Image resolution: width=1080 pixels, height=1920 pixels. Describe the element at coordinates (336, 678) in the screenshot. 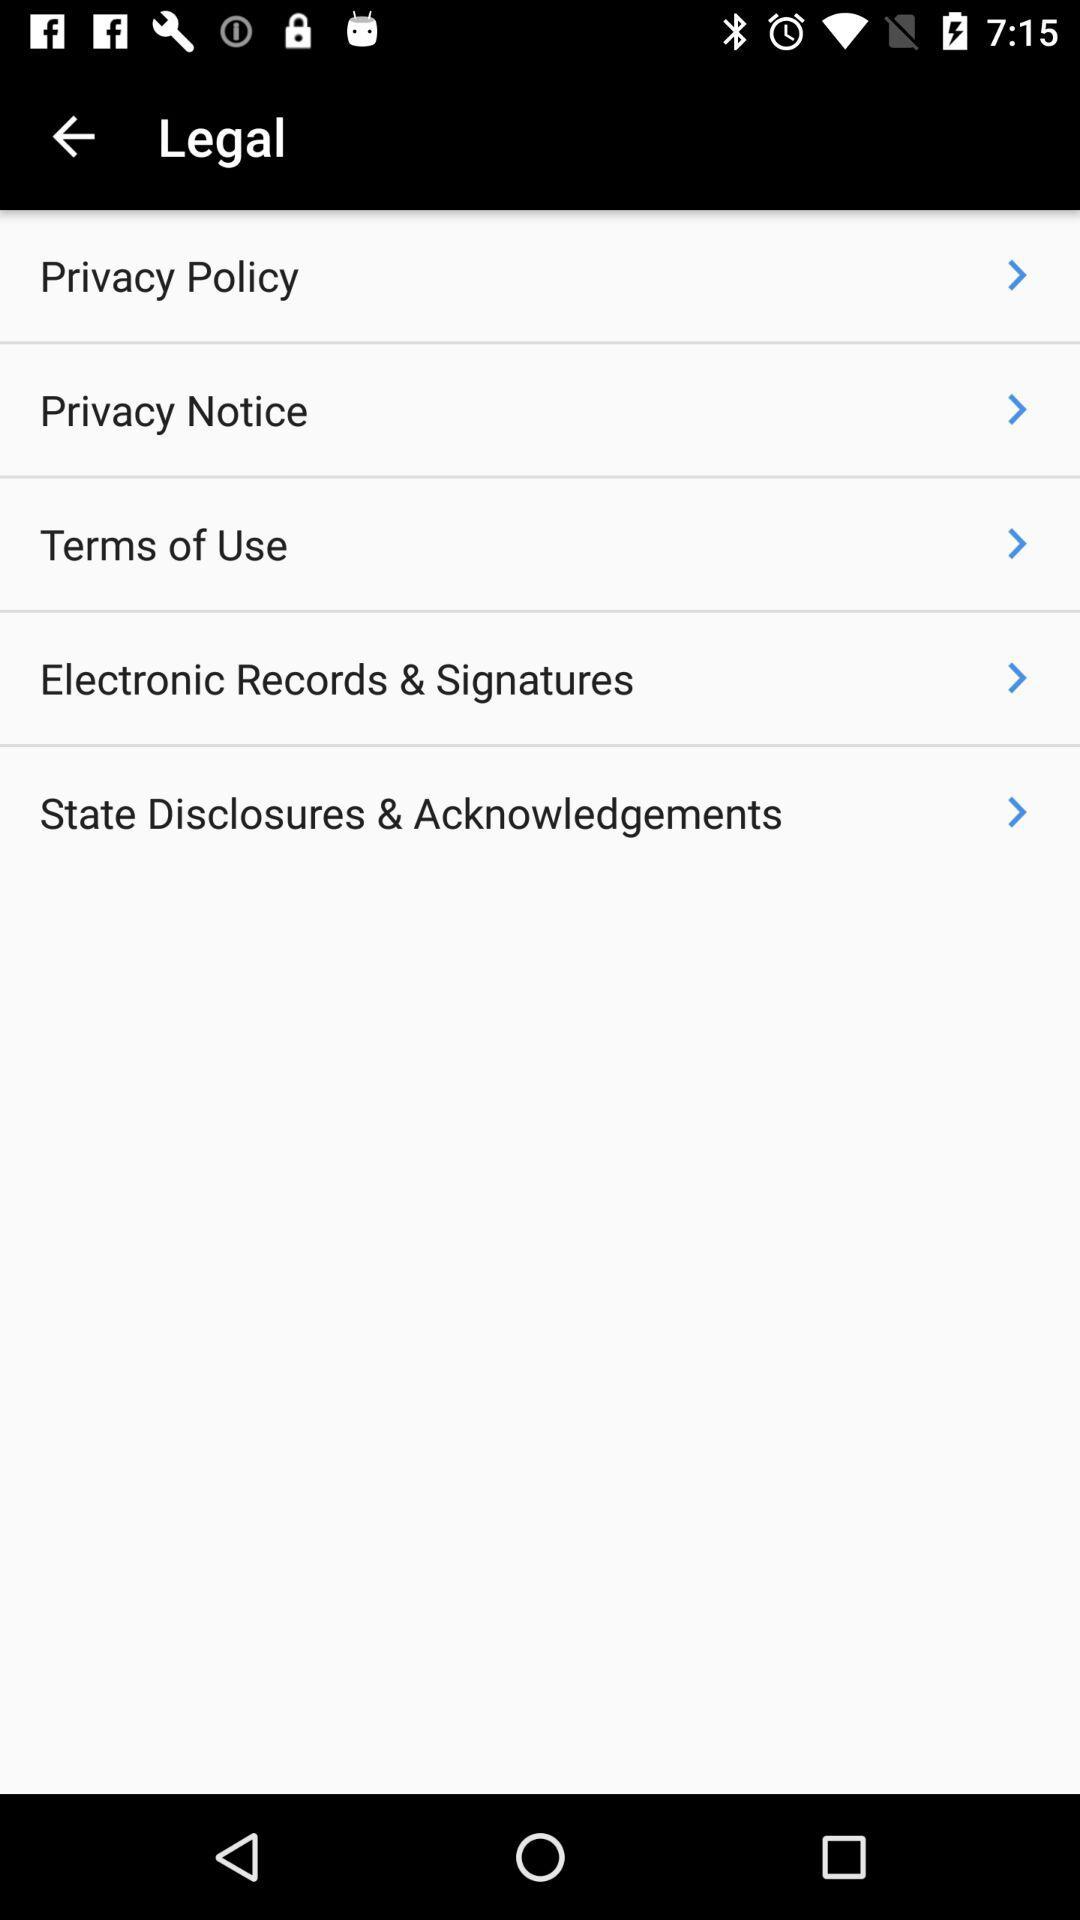

I see `item below the terms of use icon` at that location.